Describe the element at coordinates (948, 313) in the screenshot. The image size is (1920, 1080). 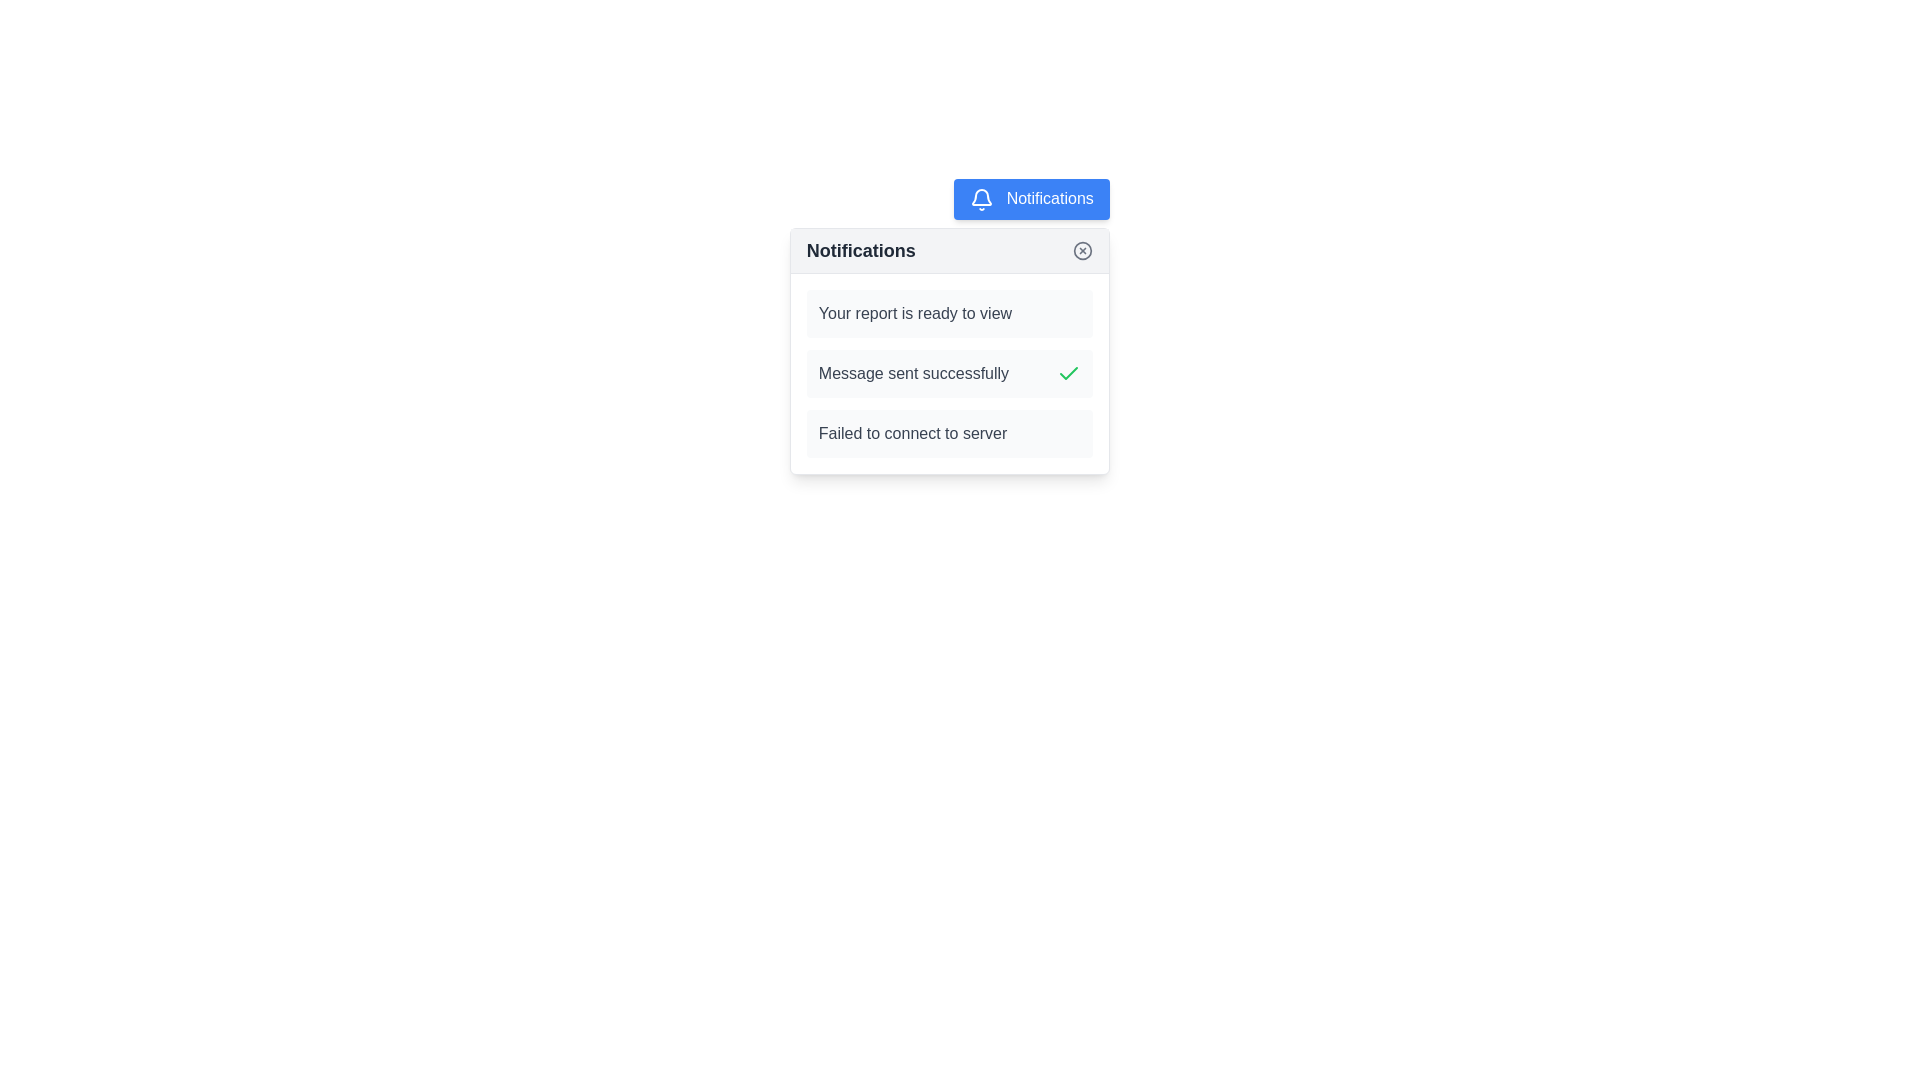
I see `notification text displayed in the light gray notification banner that states 'Your report is ready to view', located at the top of the notifications list` at that location.